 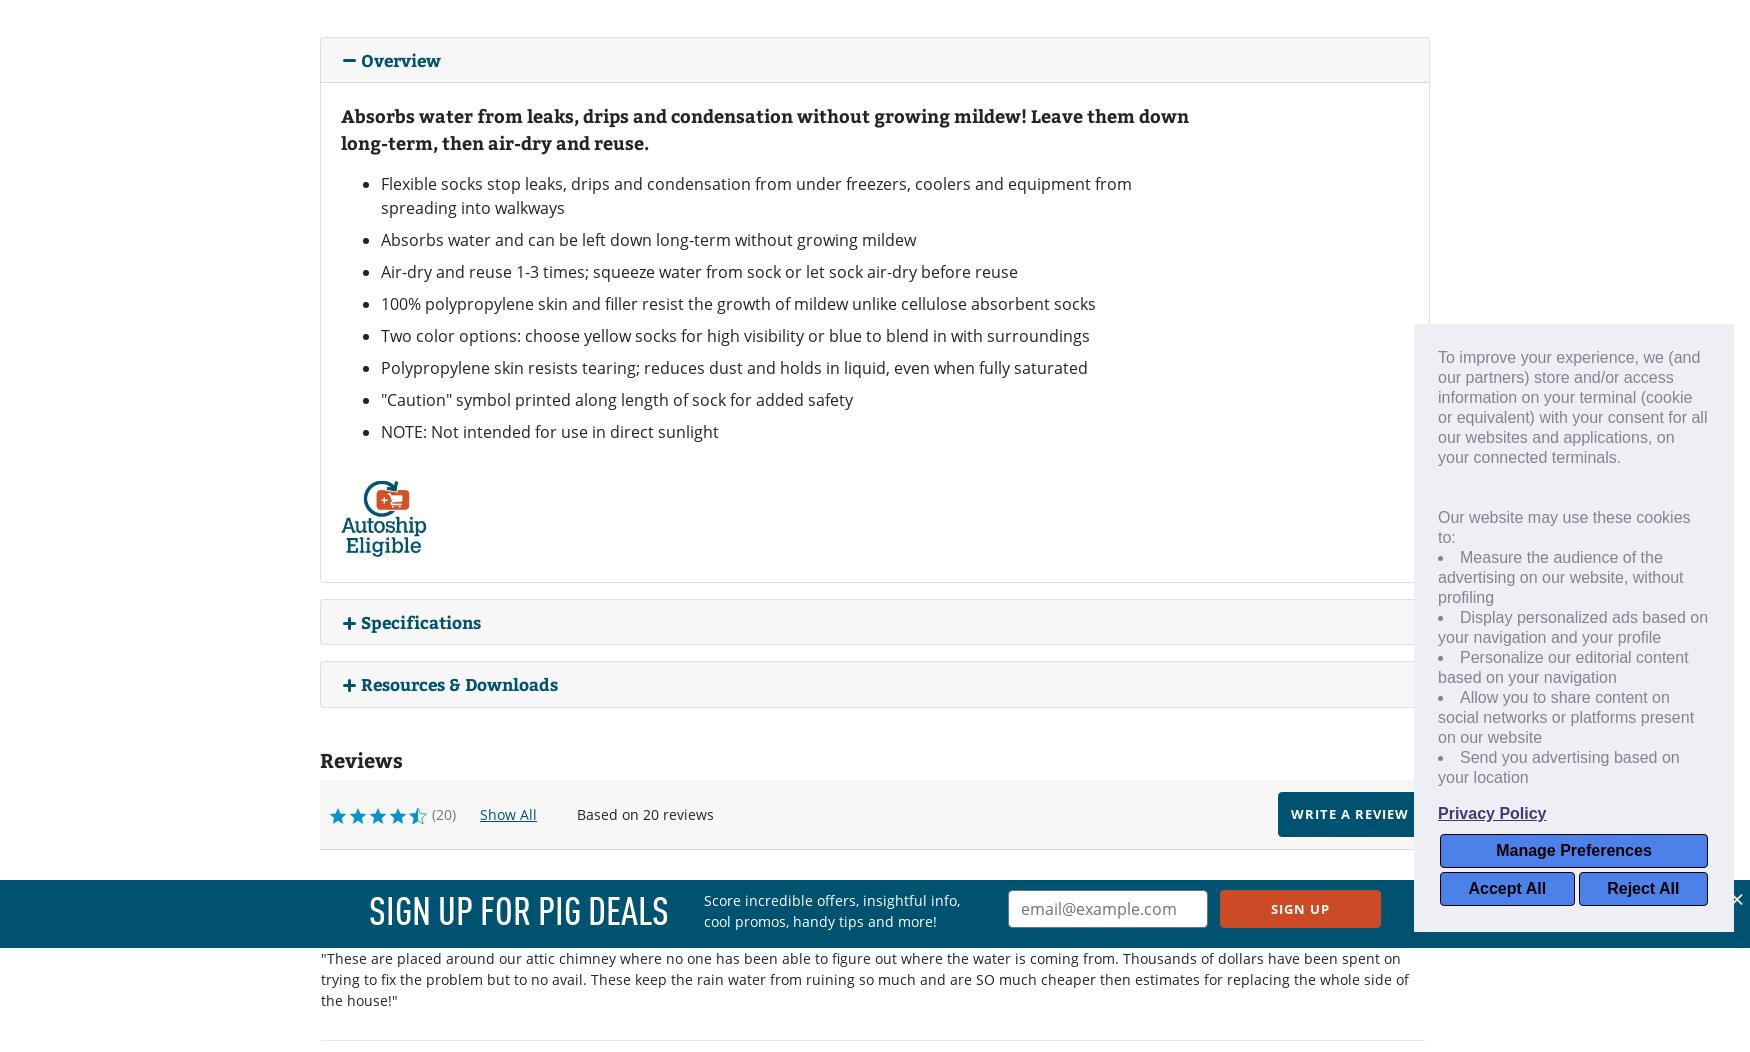 What do you see at coordinates (379, 398) in the screenshot?
I see `'"Caution" symbol printed along length of sock for added safety'` at bounding box center [379, 398].